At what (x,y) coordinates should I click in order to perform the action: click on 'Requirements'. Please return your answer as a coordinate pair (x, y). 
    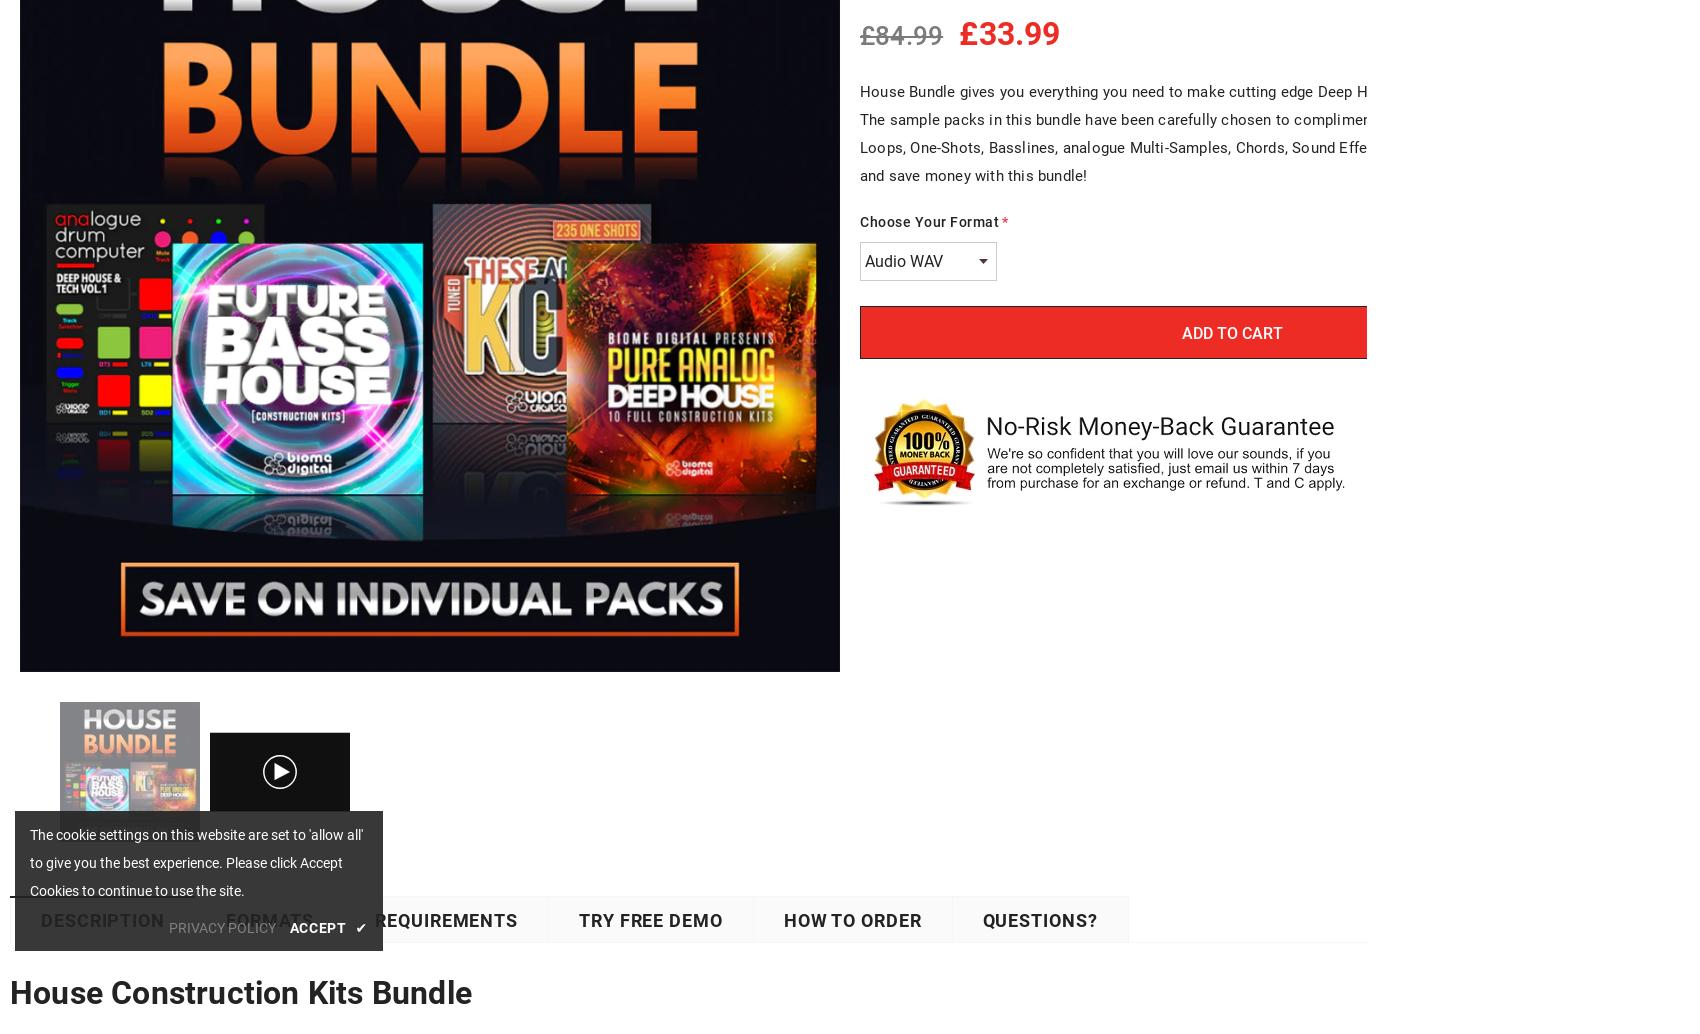
    Looking at the image, I should click on (446, 919).